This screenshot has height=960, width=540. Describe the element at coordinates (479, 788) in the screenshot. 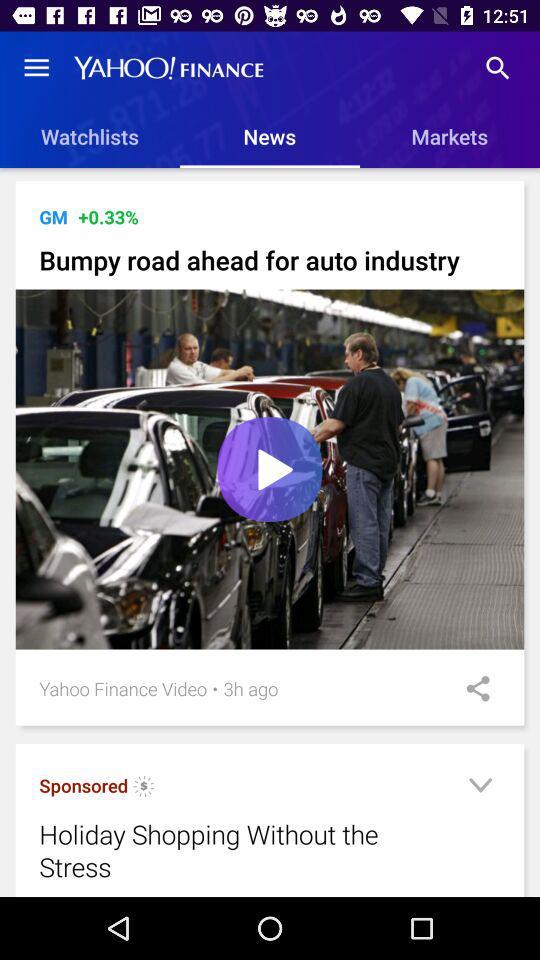

I see `show more` at that location.